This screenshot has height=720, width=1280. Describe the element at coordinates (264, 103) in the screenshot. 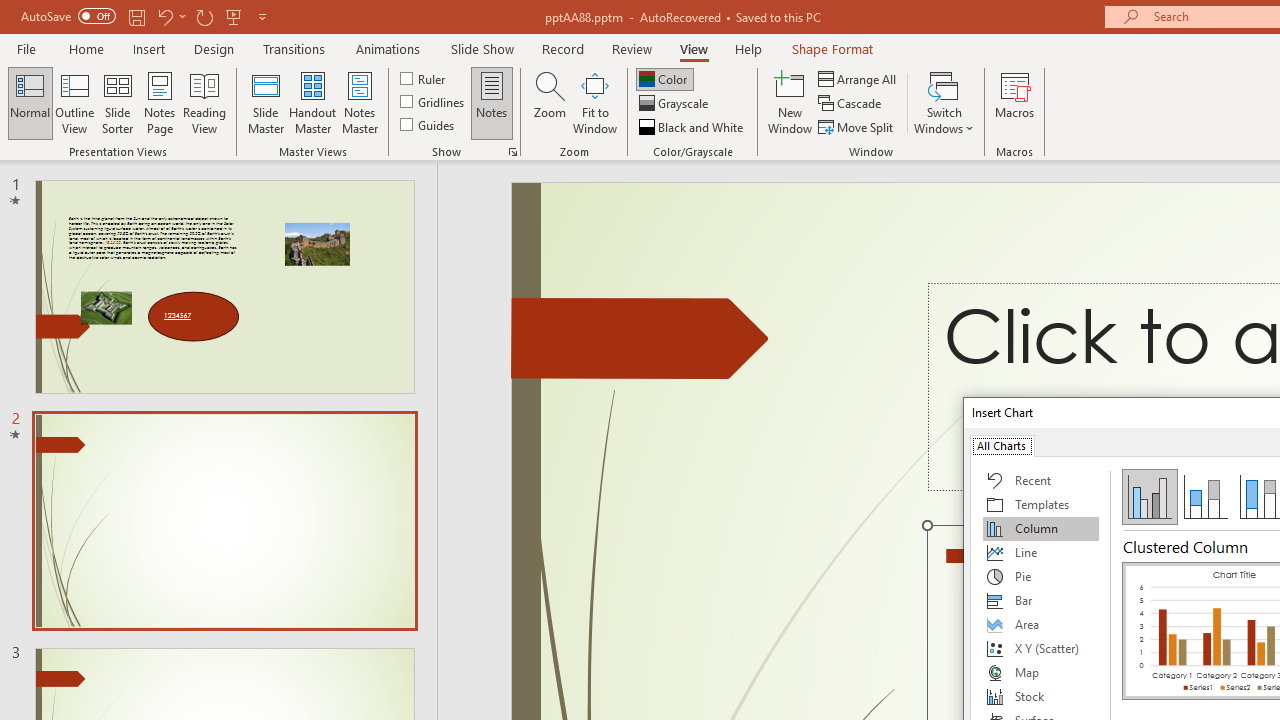

I see `'Slide Master'` at that location.